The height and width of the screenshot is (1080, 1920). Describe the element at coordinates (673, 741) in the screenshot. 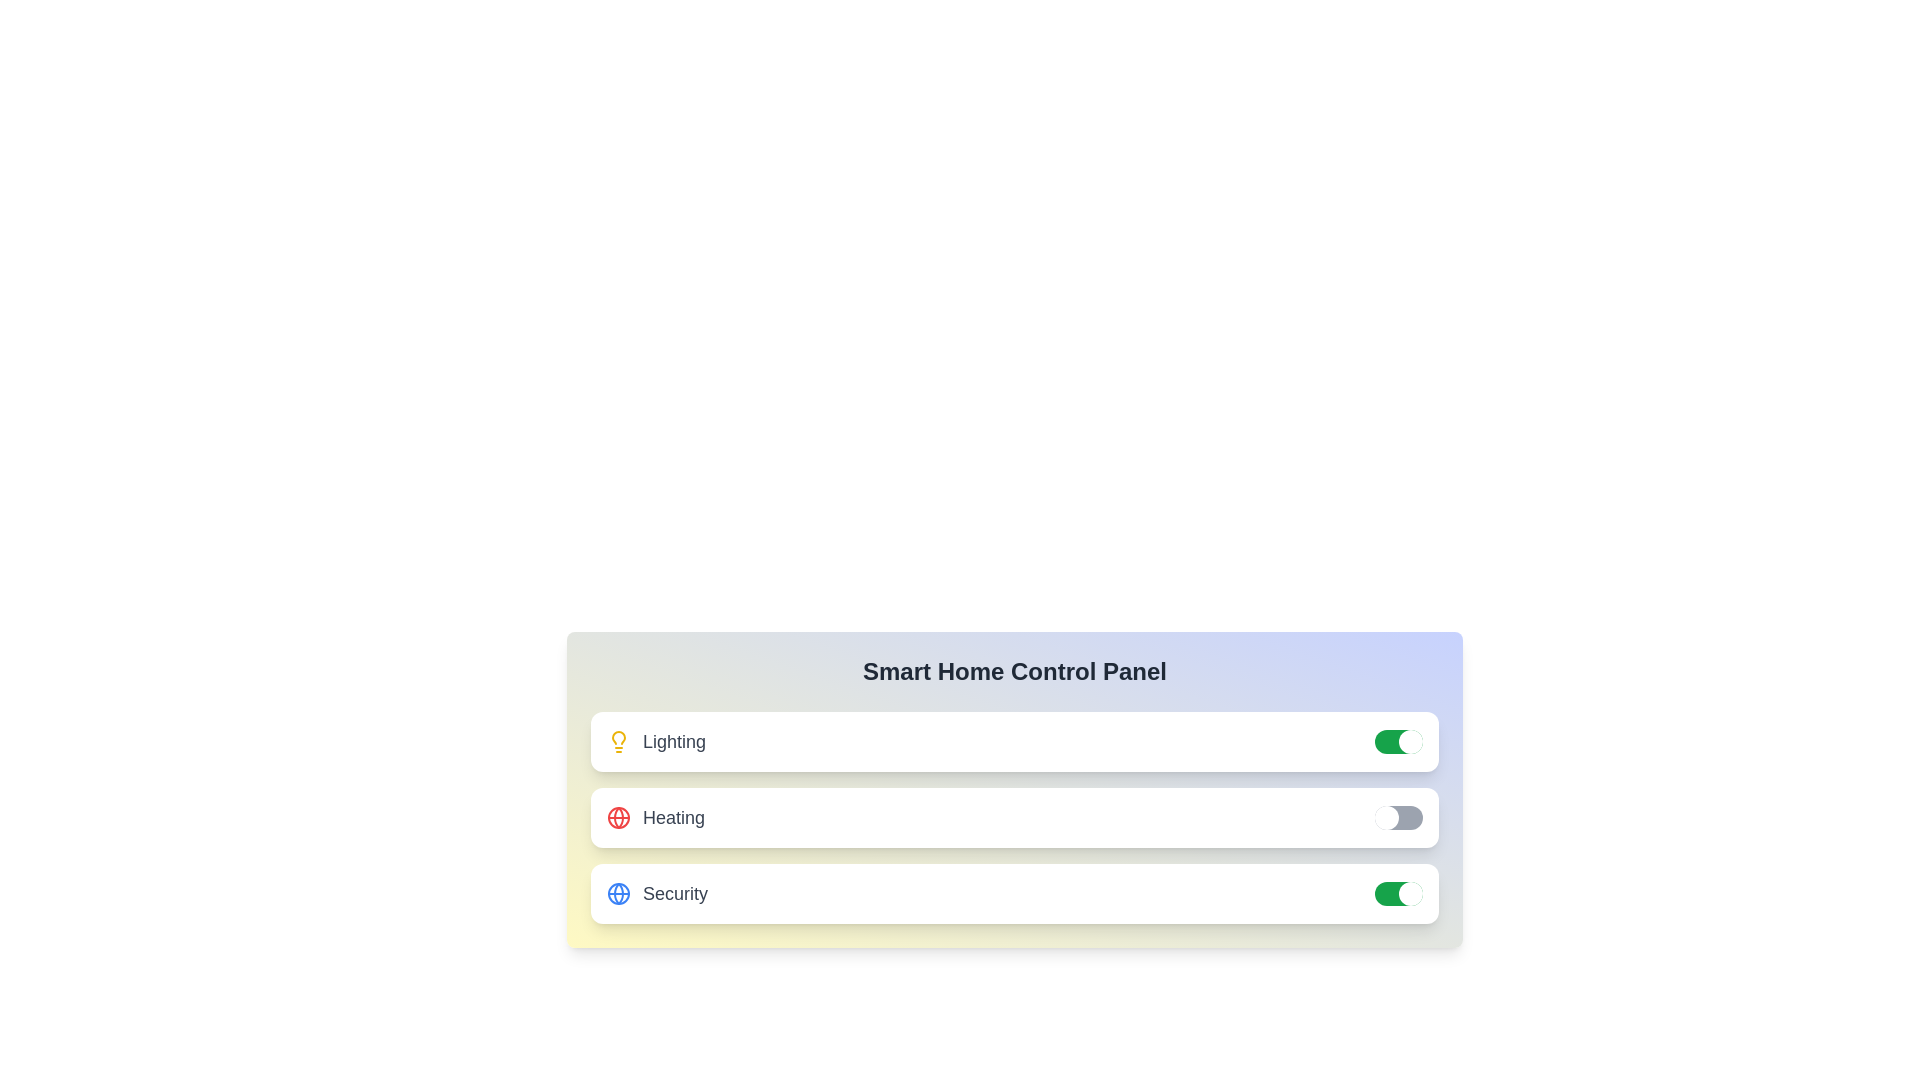

I see `the label text of the system to select it` at that location.